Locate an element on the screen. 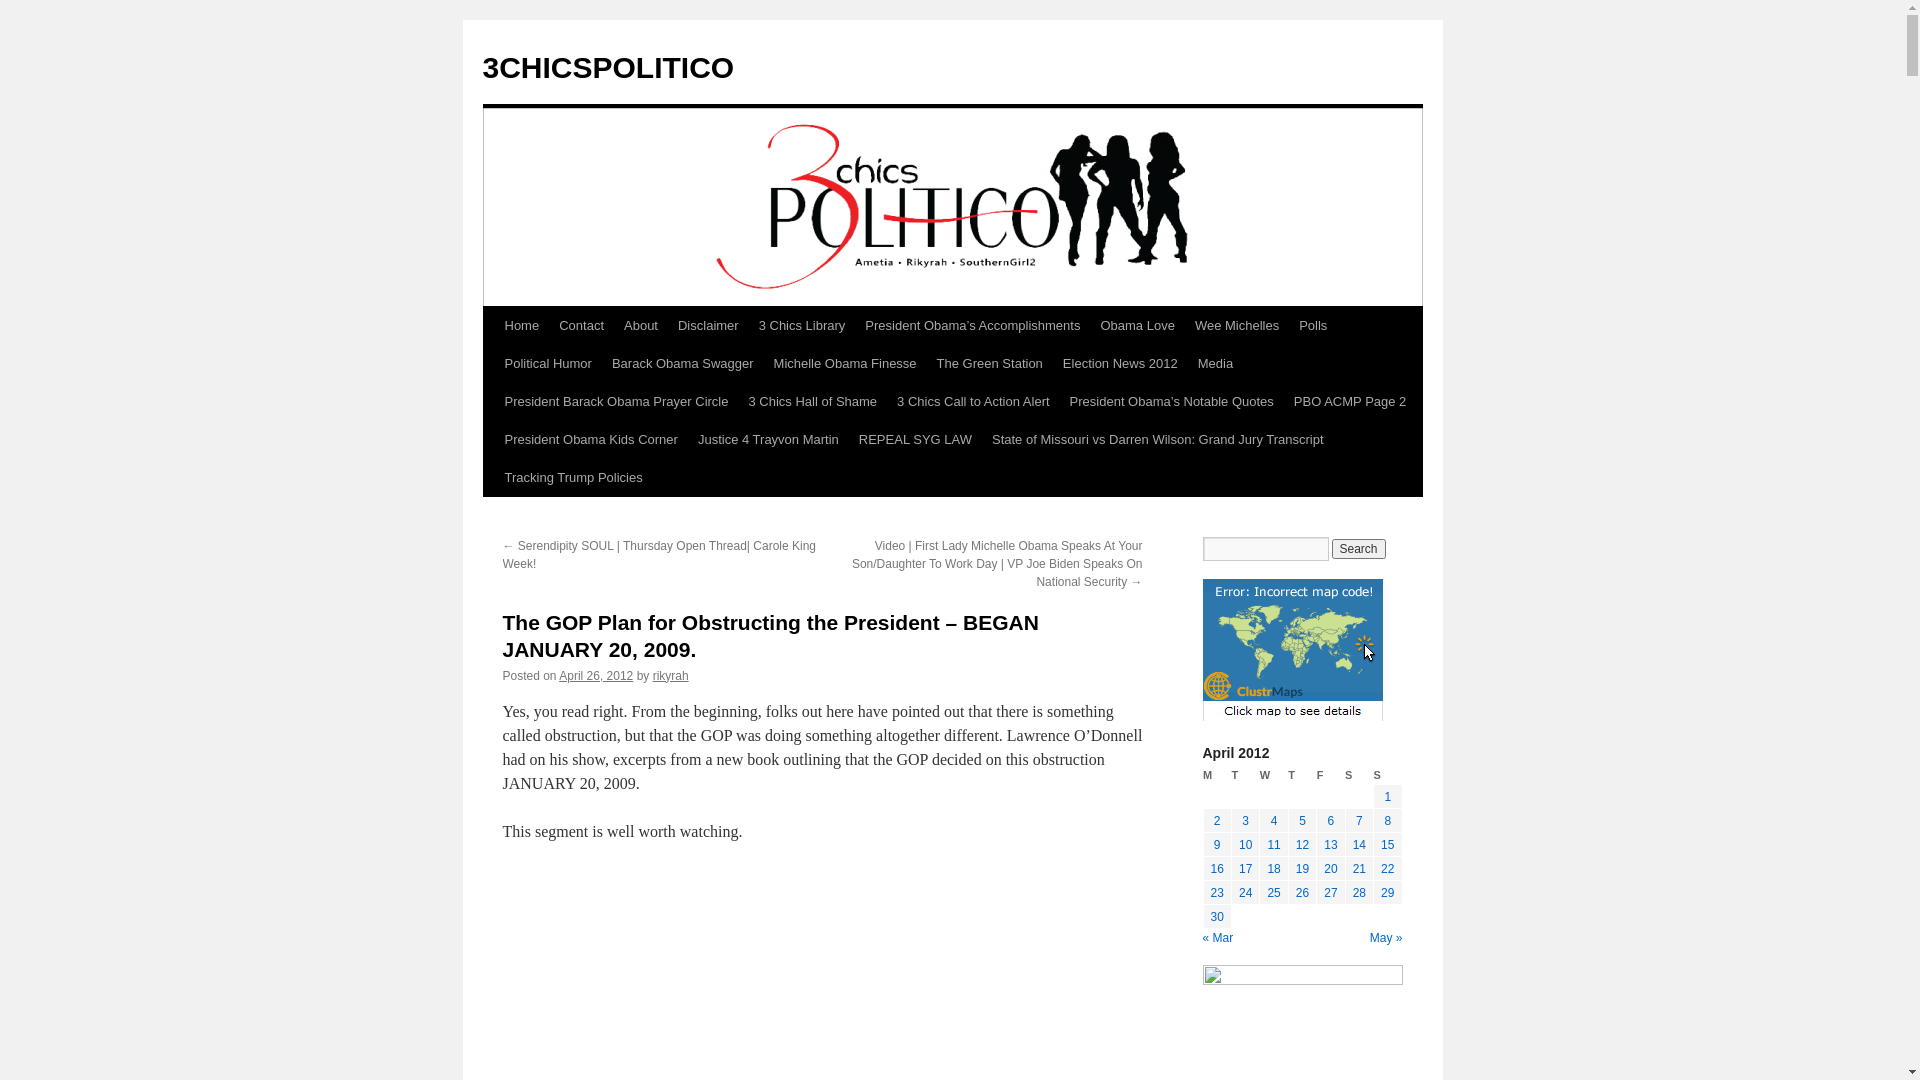  '11' is located at coordinates (1272, 844).